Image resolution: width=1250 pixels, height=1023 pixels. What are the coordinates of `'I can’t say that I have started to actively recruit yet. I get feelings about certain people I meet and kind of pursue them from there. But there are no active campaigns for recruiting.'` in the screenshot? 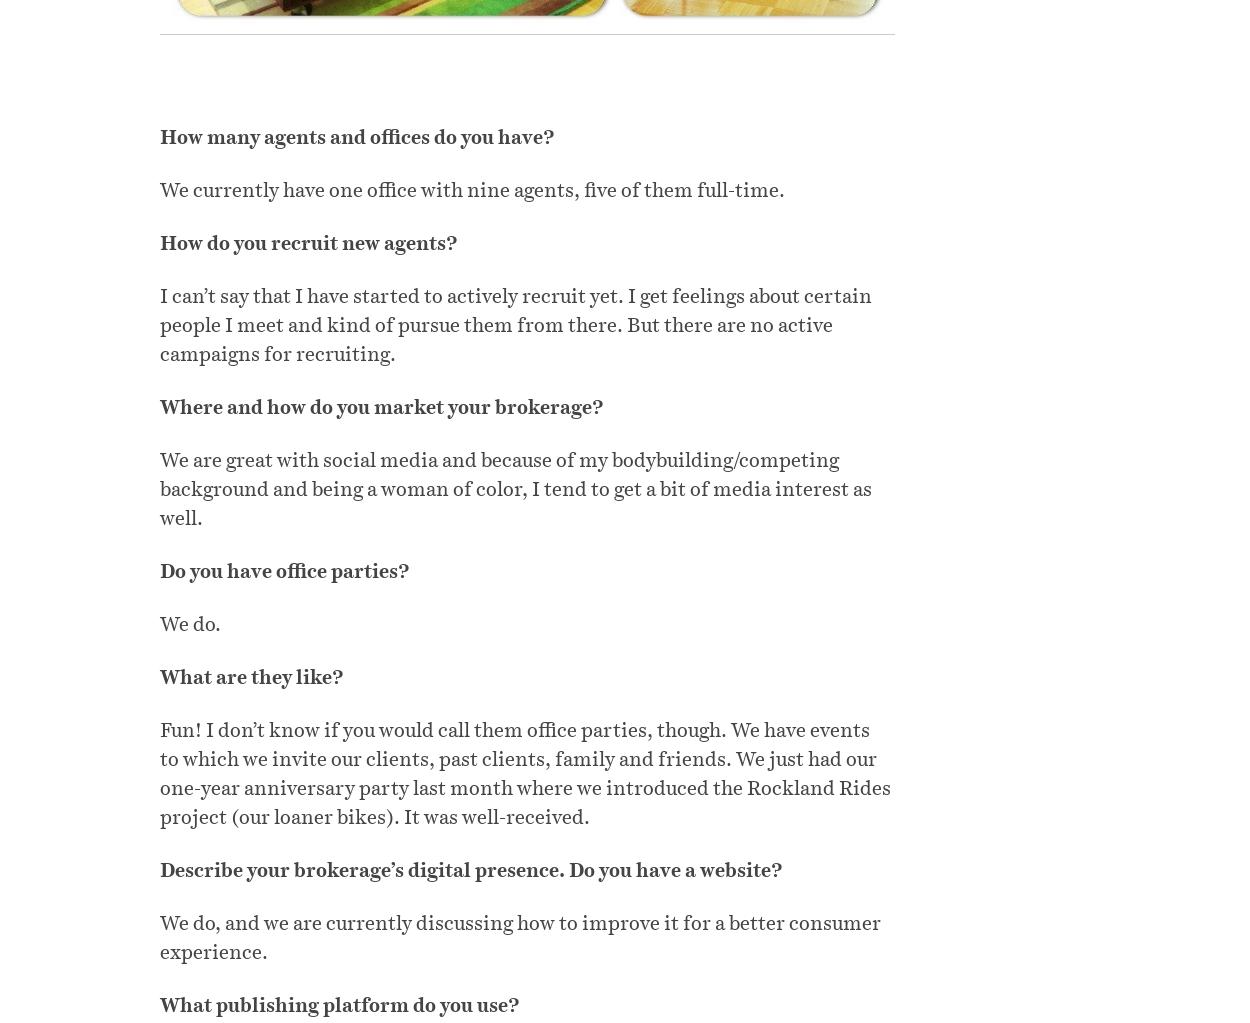 It's located at (516, 325).